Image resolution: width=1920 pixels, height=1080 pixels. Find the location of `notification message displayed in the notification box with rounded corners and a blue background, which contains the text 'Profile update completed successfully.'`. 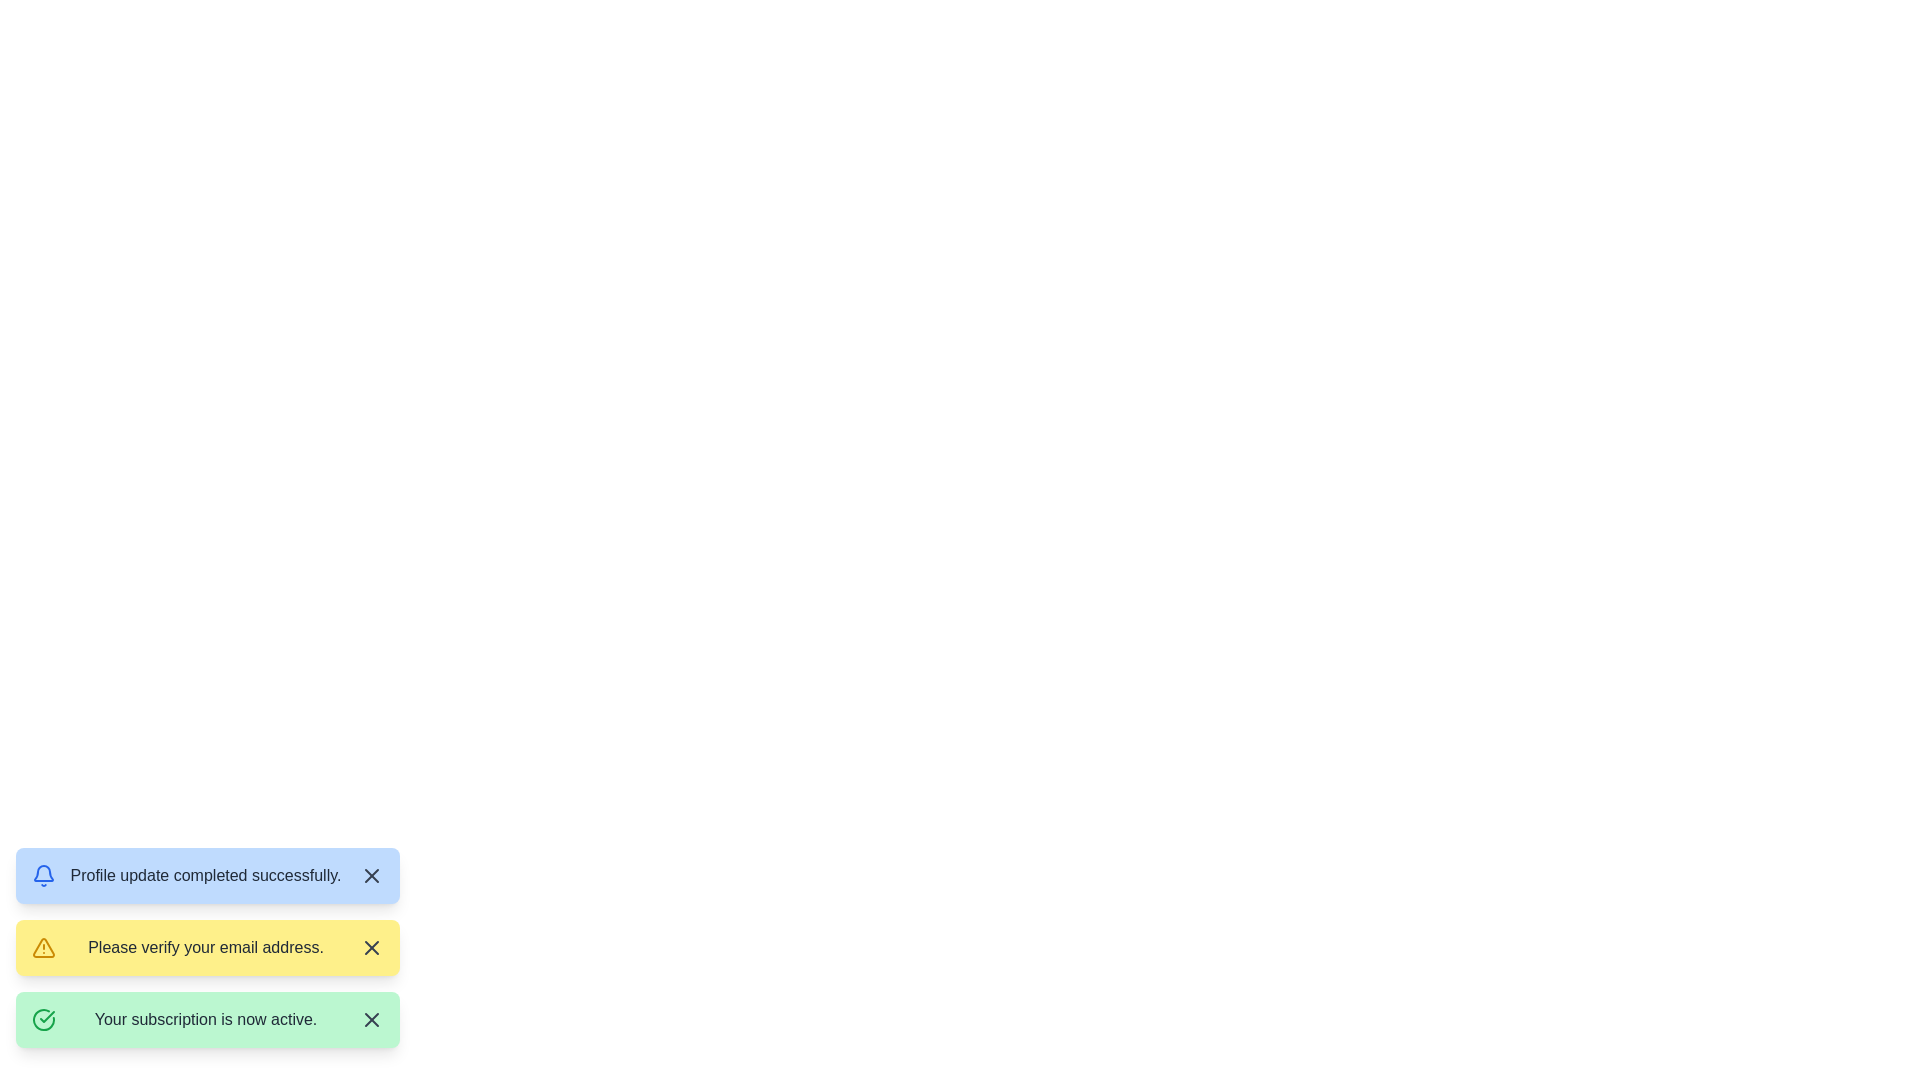

notification message displayed in the notification box with rounded corners and a blue background, which contains the text 'Profile update completed successfully.' is located at coordinates (207, 874).